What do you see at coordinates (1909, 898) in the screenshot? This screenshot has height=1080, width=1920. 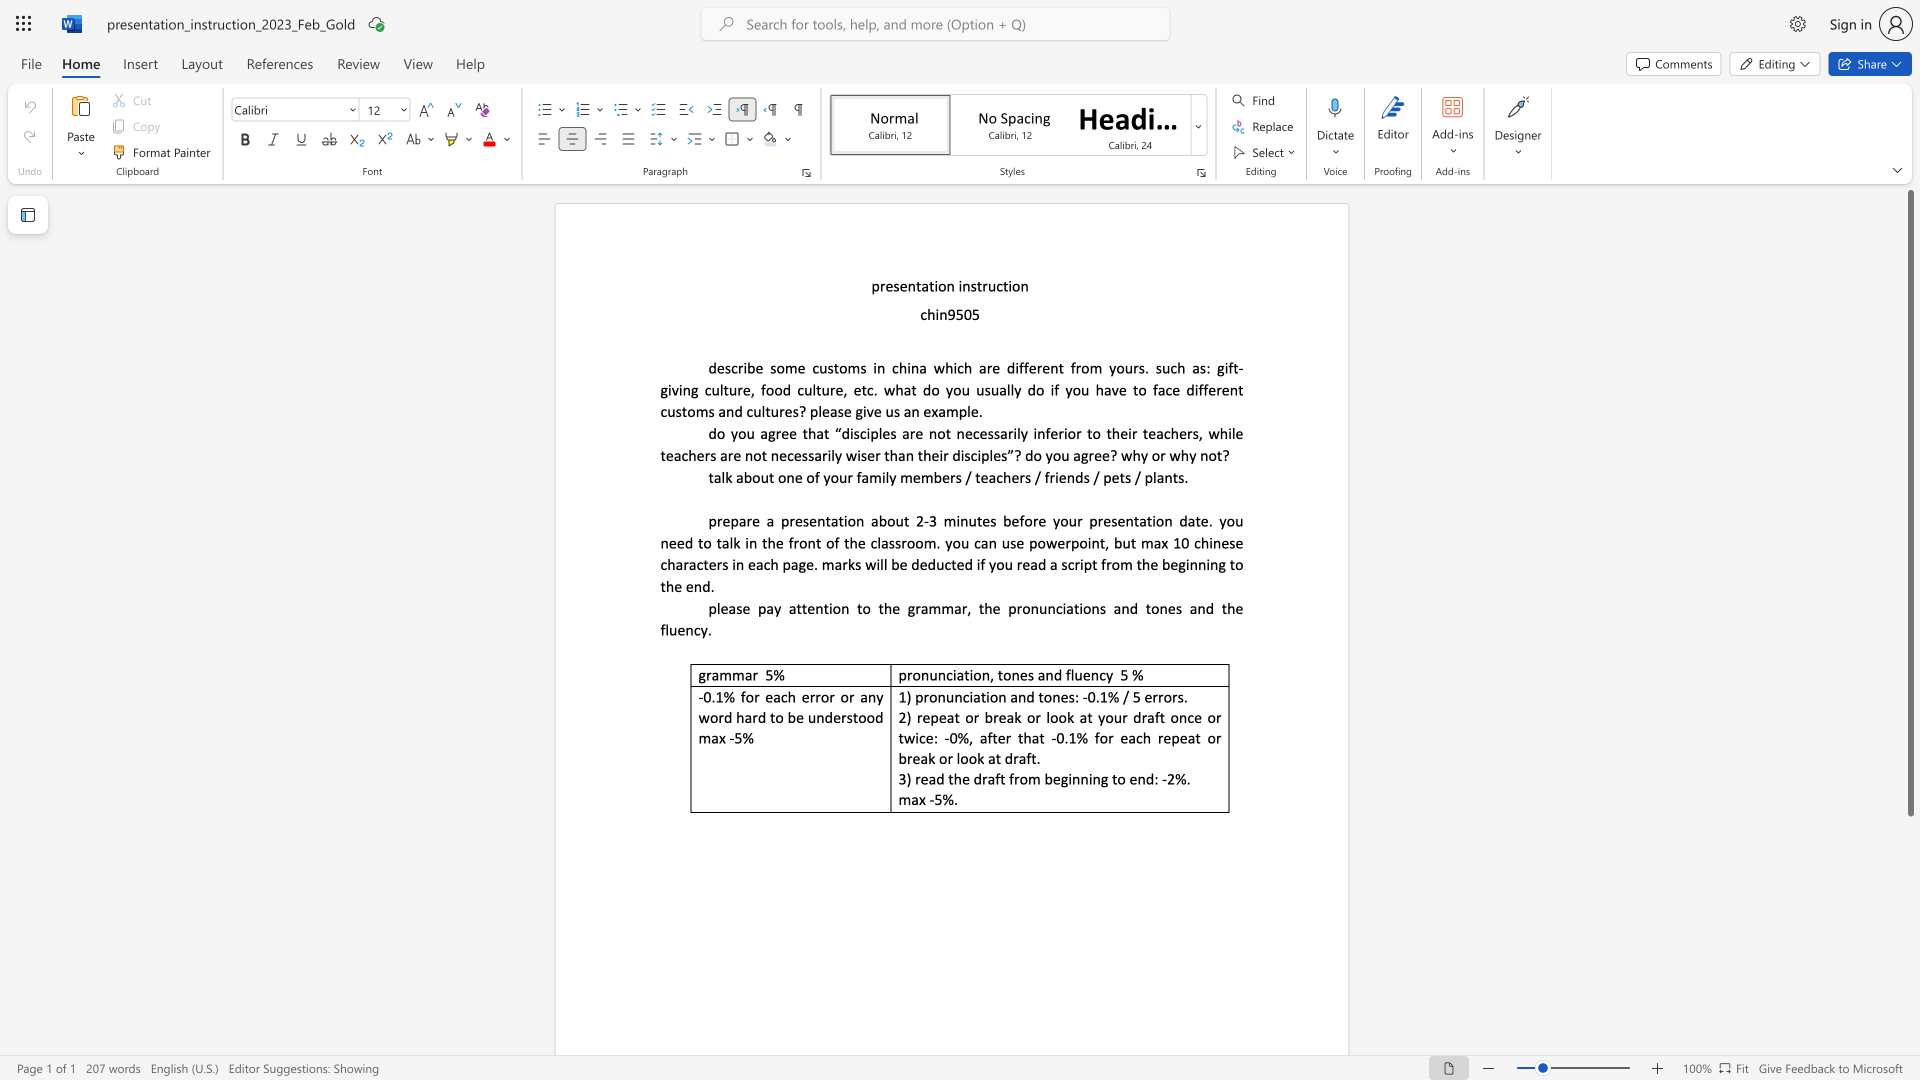 I see `the page's right scrollbar for downward movement` at bounding box center [1909, 898].